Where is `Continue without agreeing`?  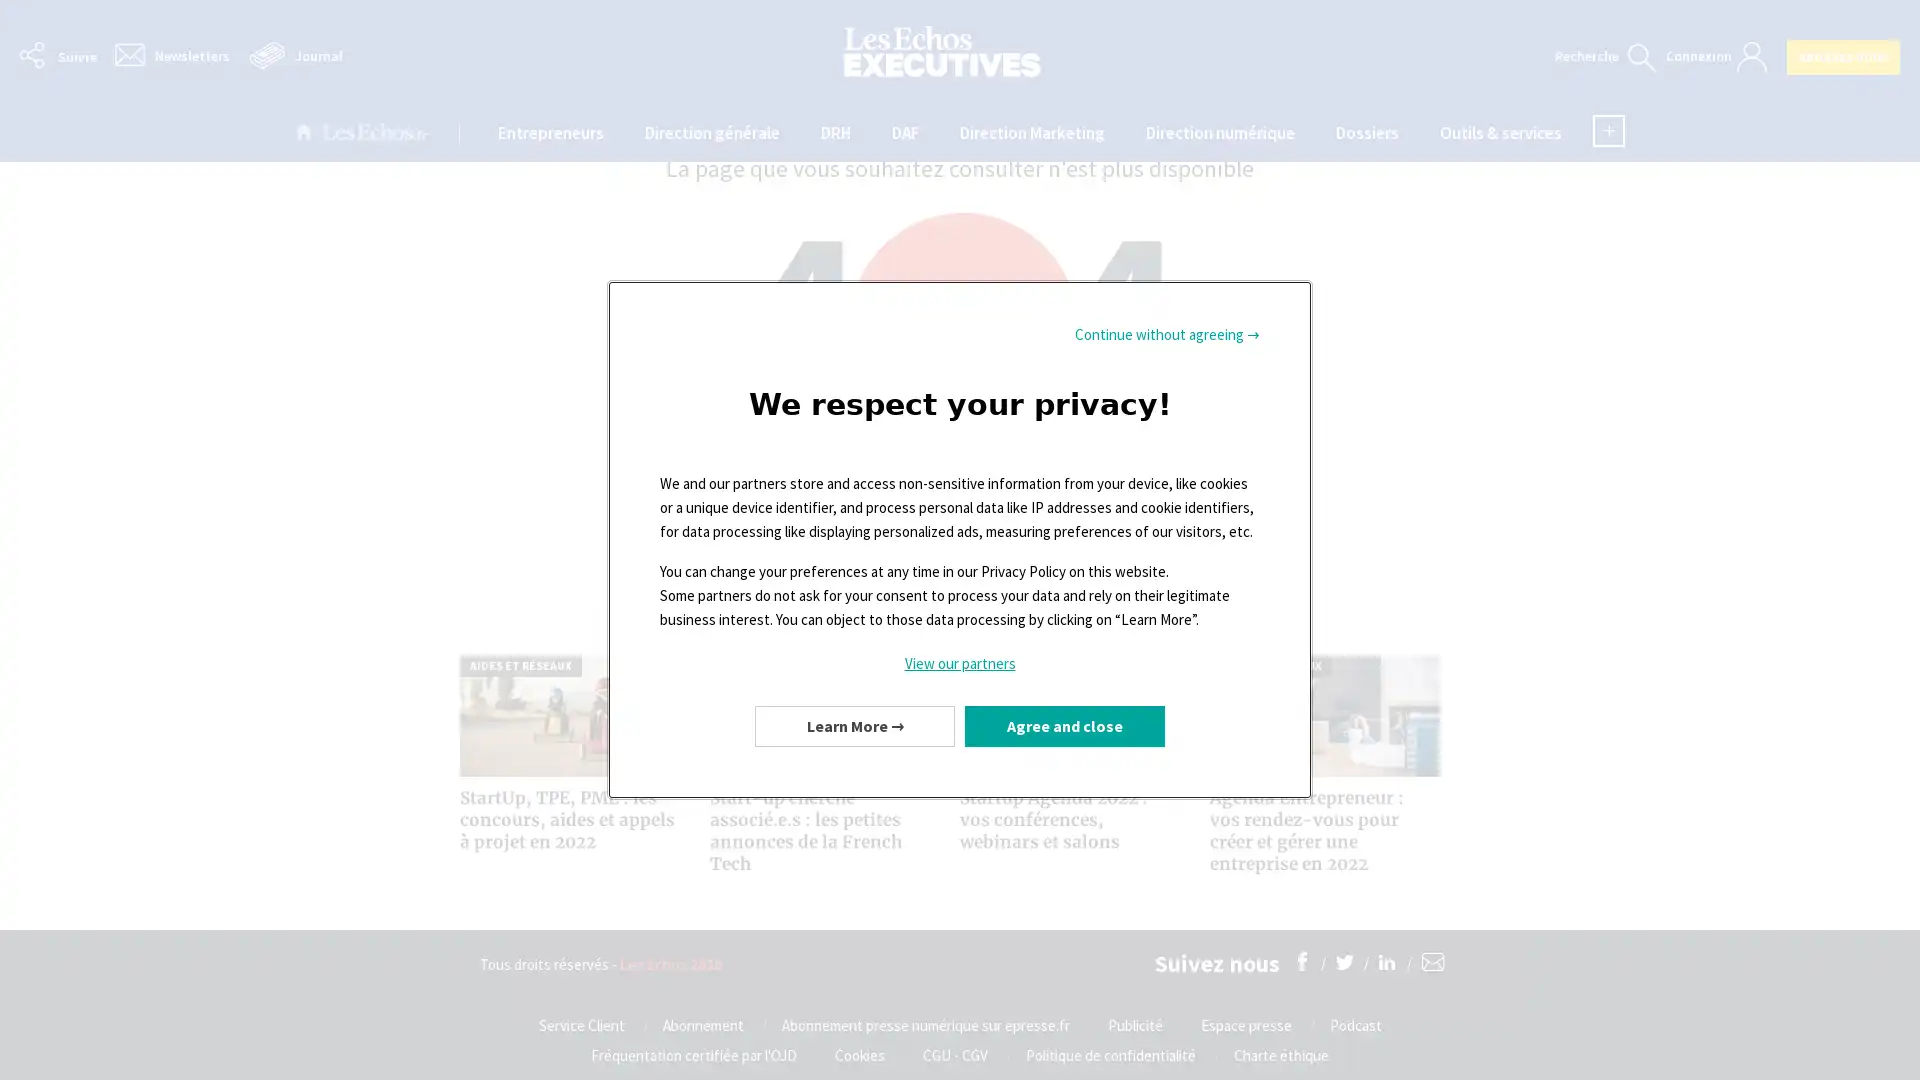
Continue without agreeing is located at coordinates (1167, 334).